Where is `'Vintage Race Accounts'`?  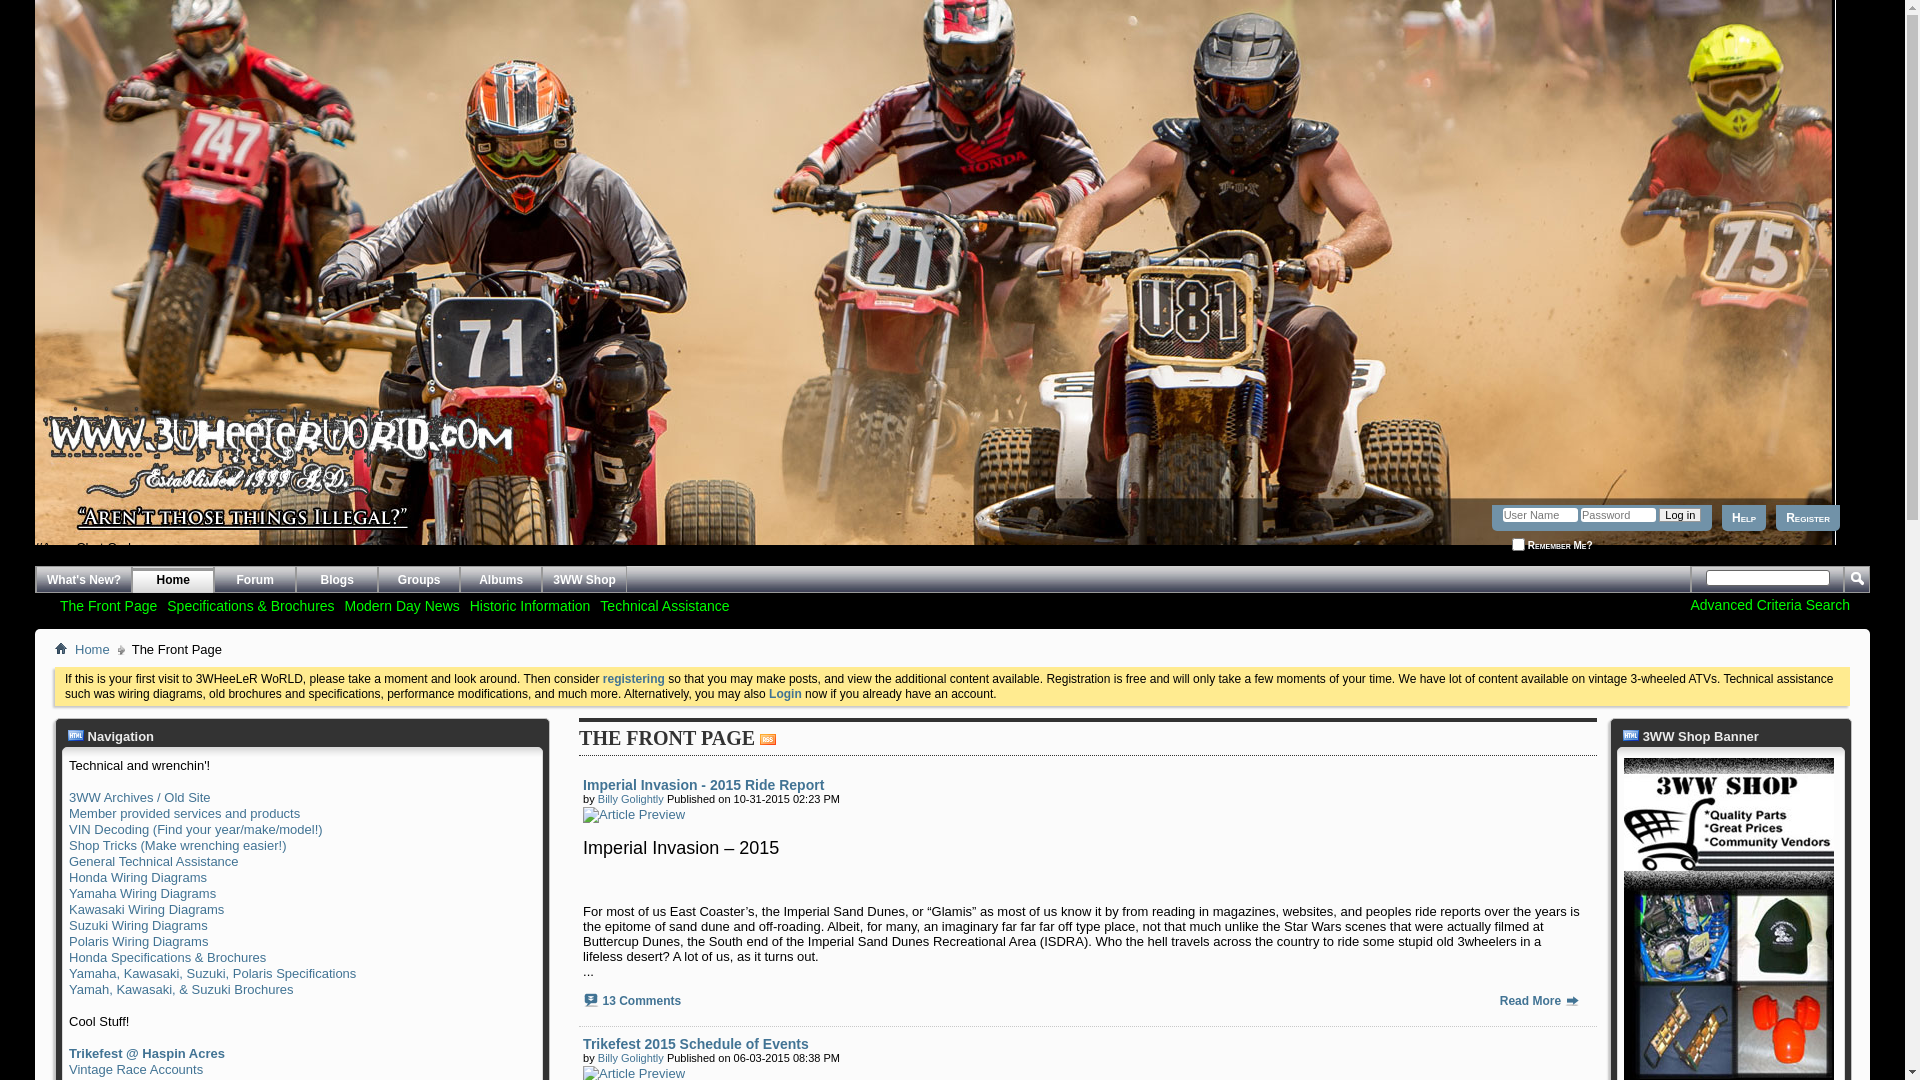 'Vintage Race Accounts' is located at coordinates (134, 1068).